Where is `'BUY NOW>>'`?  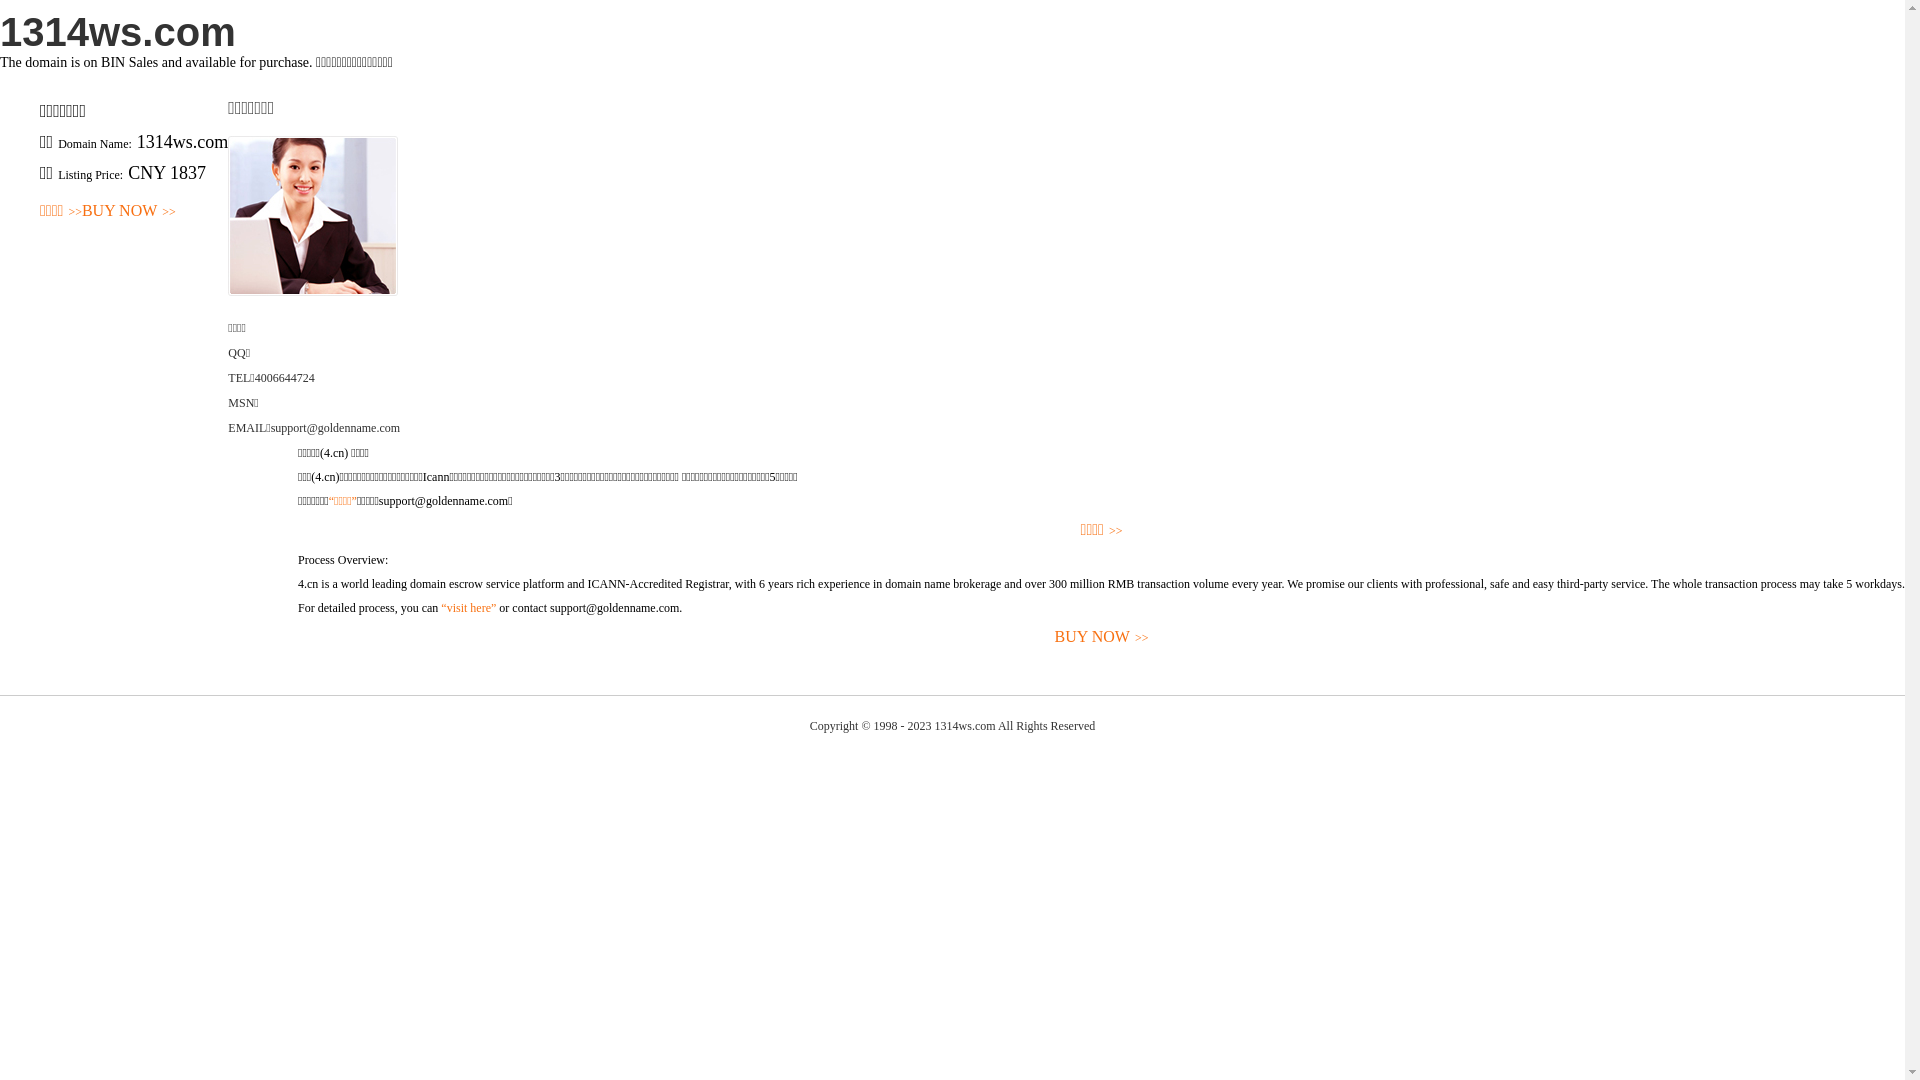 'BUY NOW>>' is located at coordinates (296, 637).